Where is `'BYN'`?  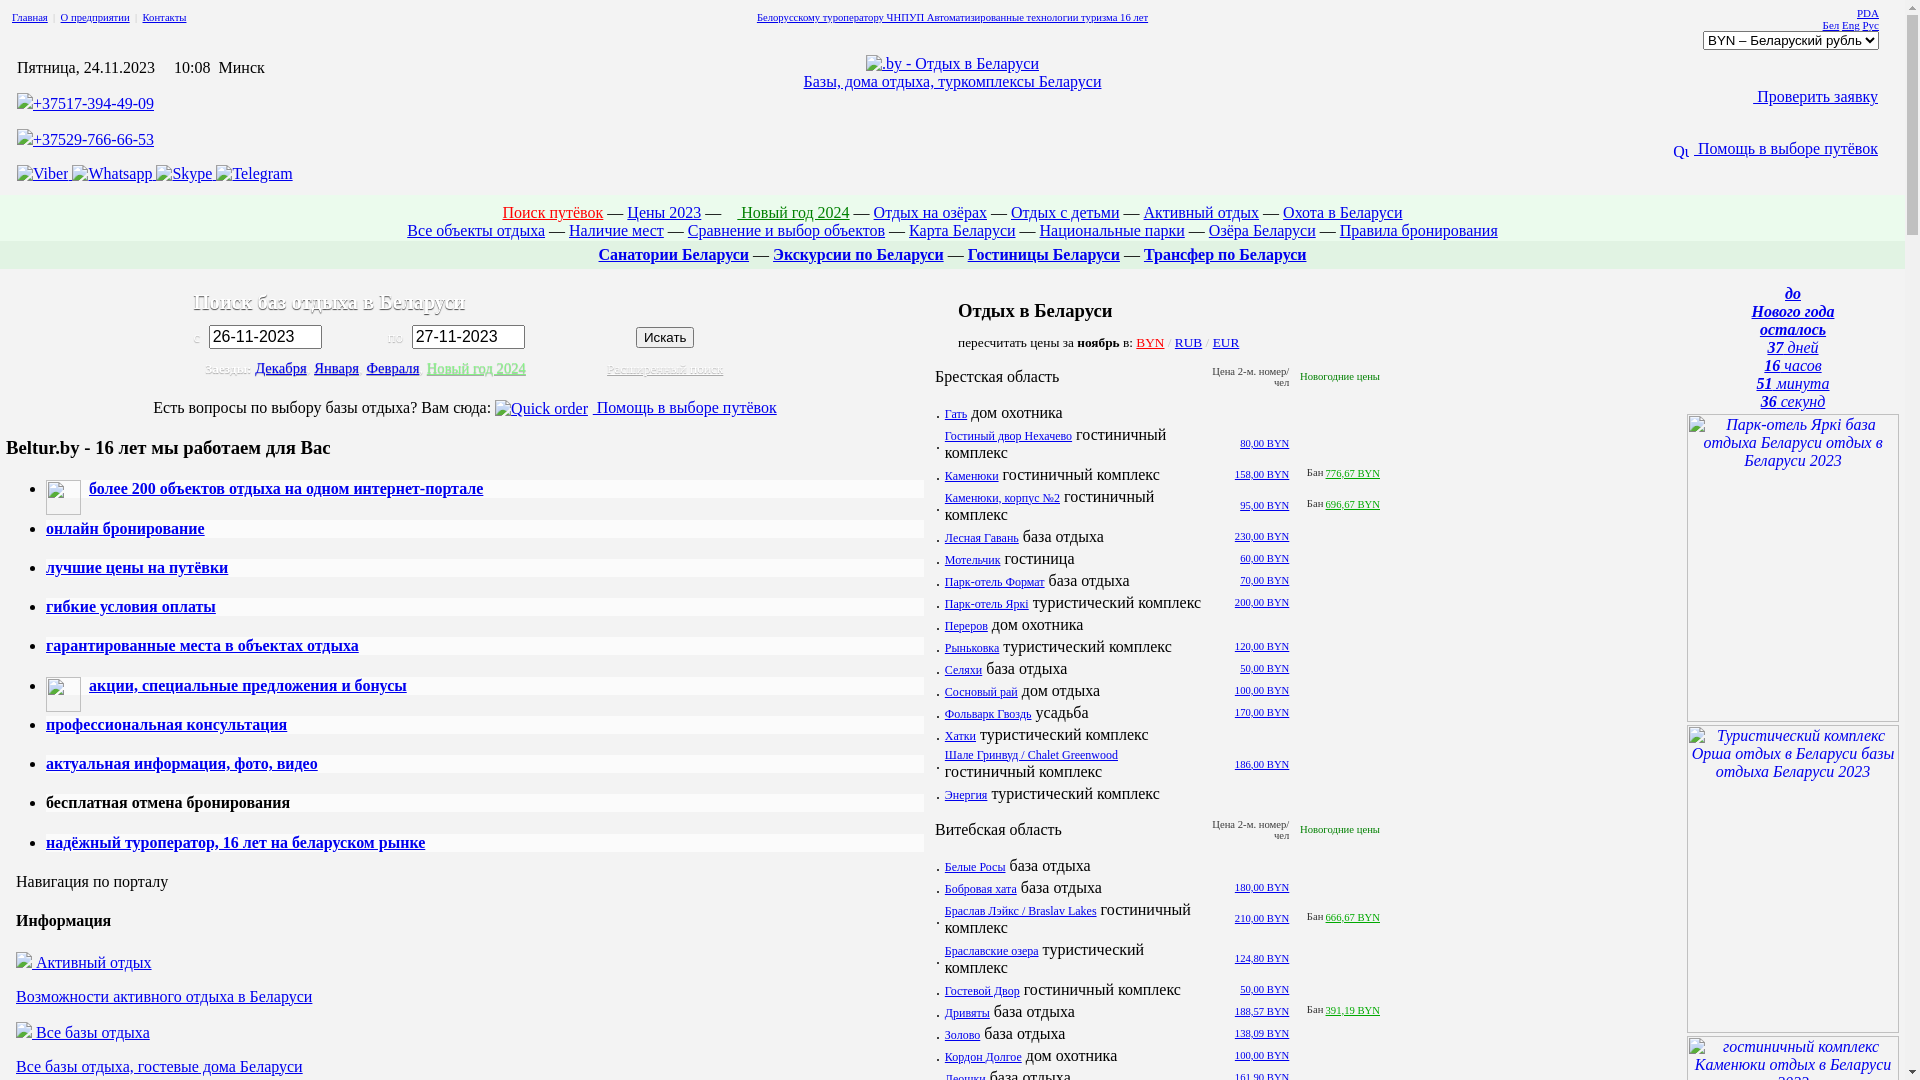 'BYN' is located at coordinates (1150, 340).